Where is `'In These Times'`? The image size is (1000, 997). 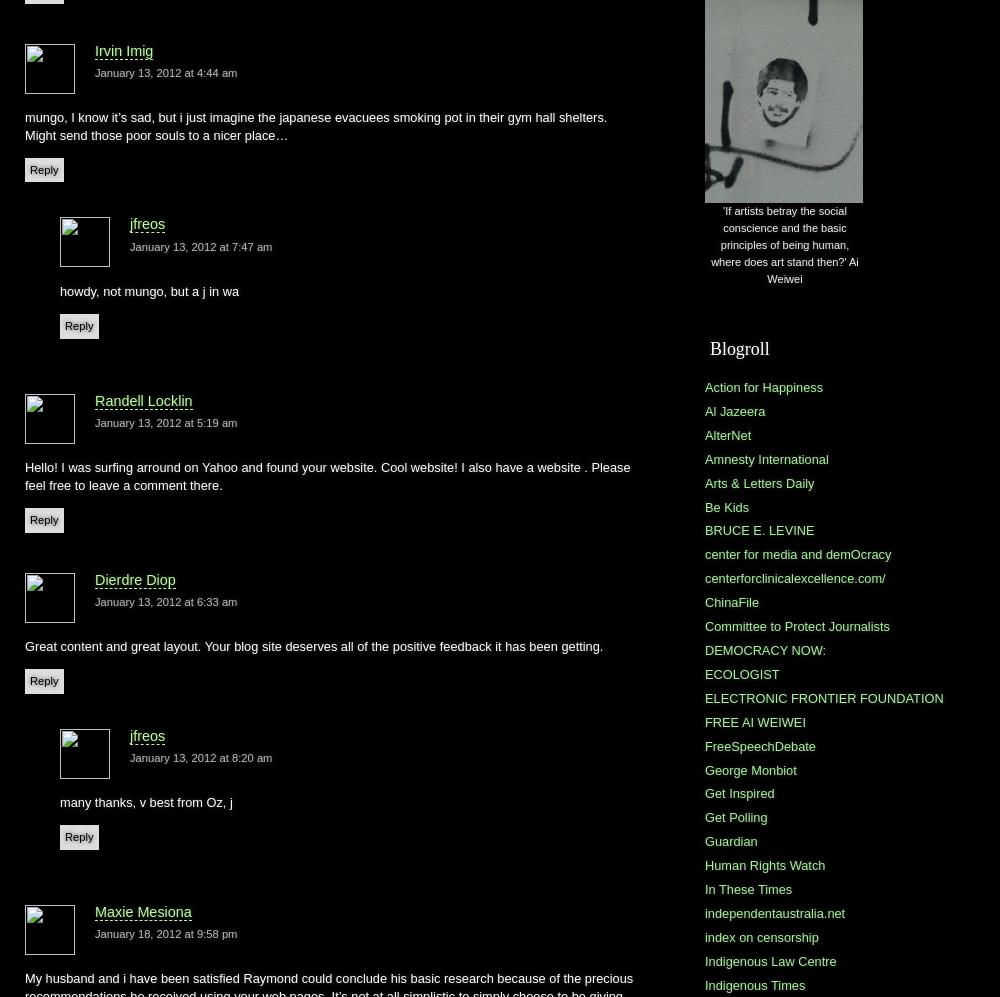 'In These Times' is located at coordinates (747, 888).